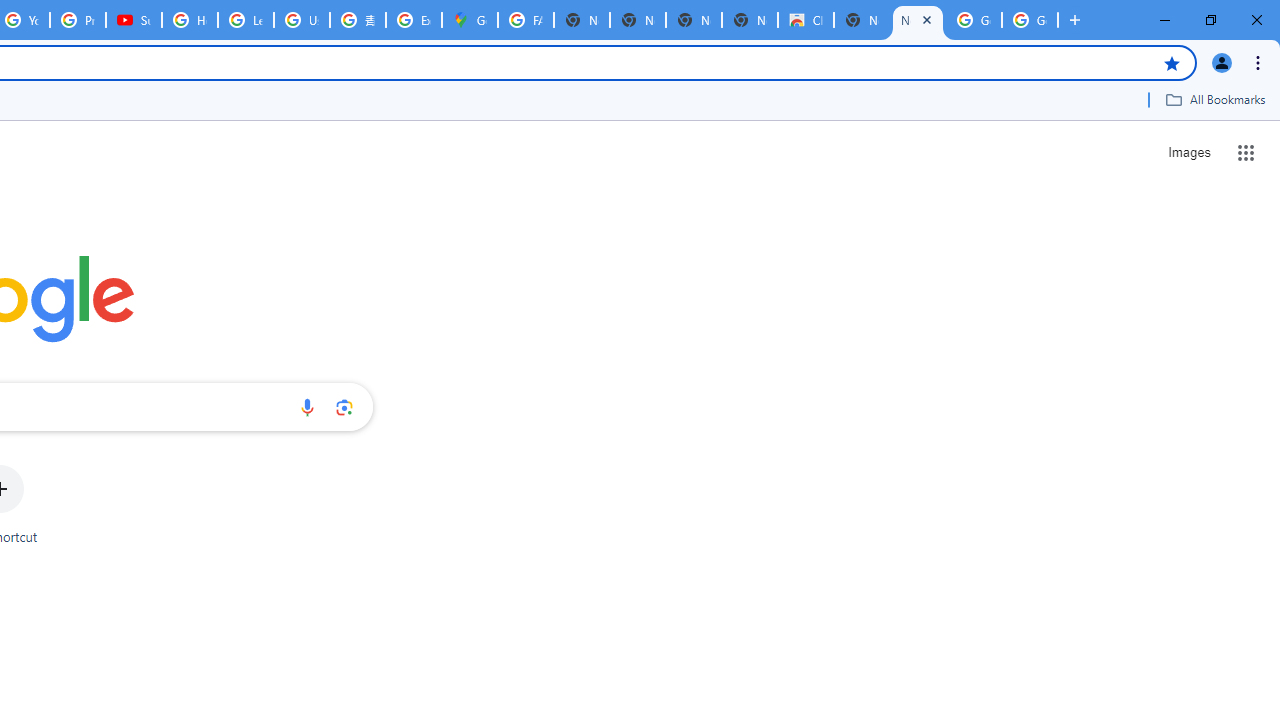 The width and height of the screenshot is (1280, 720). I want to click on 'Google Images', so click(974, 20).